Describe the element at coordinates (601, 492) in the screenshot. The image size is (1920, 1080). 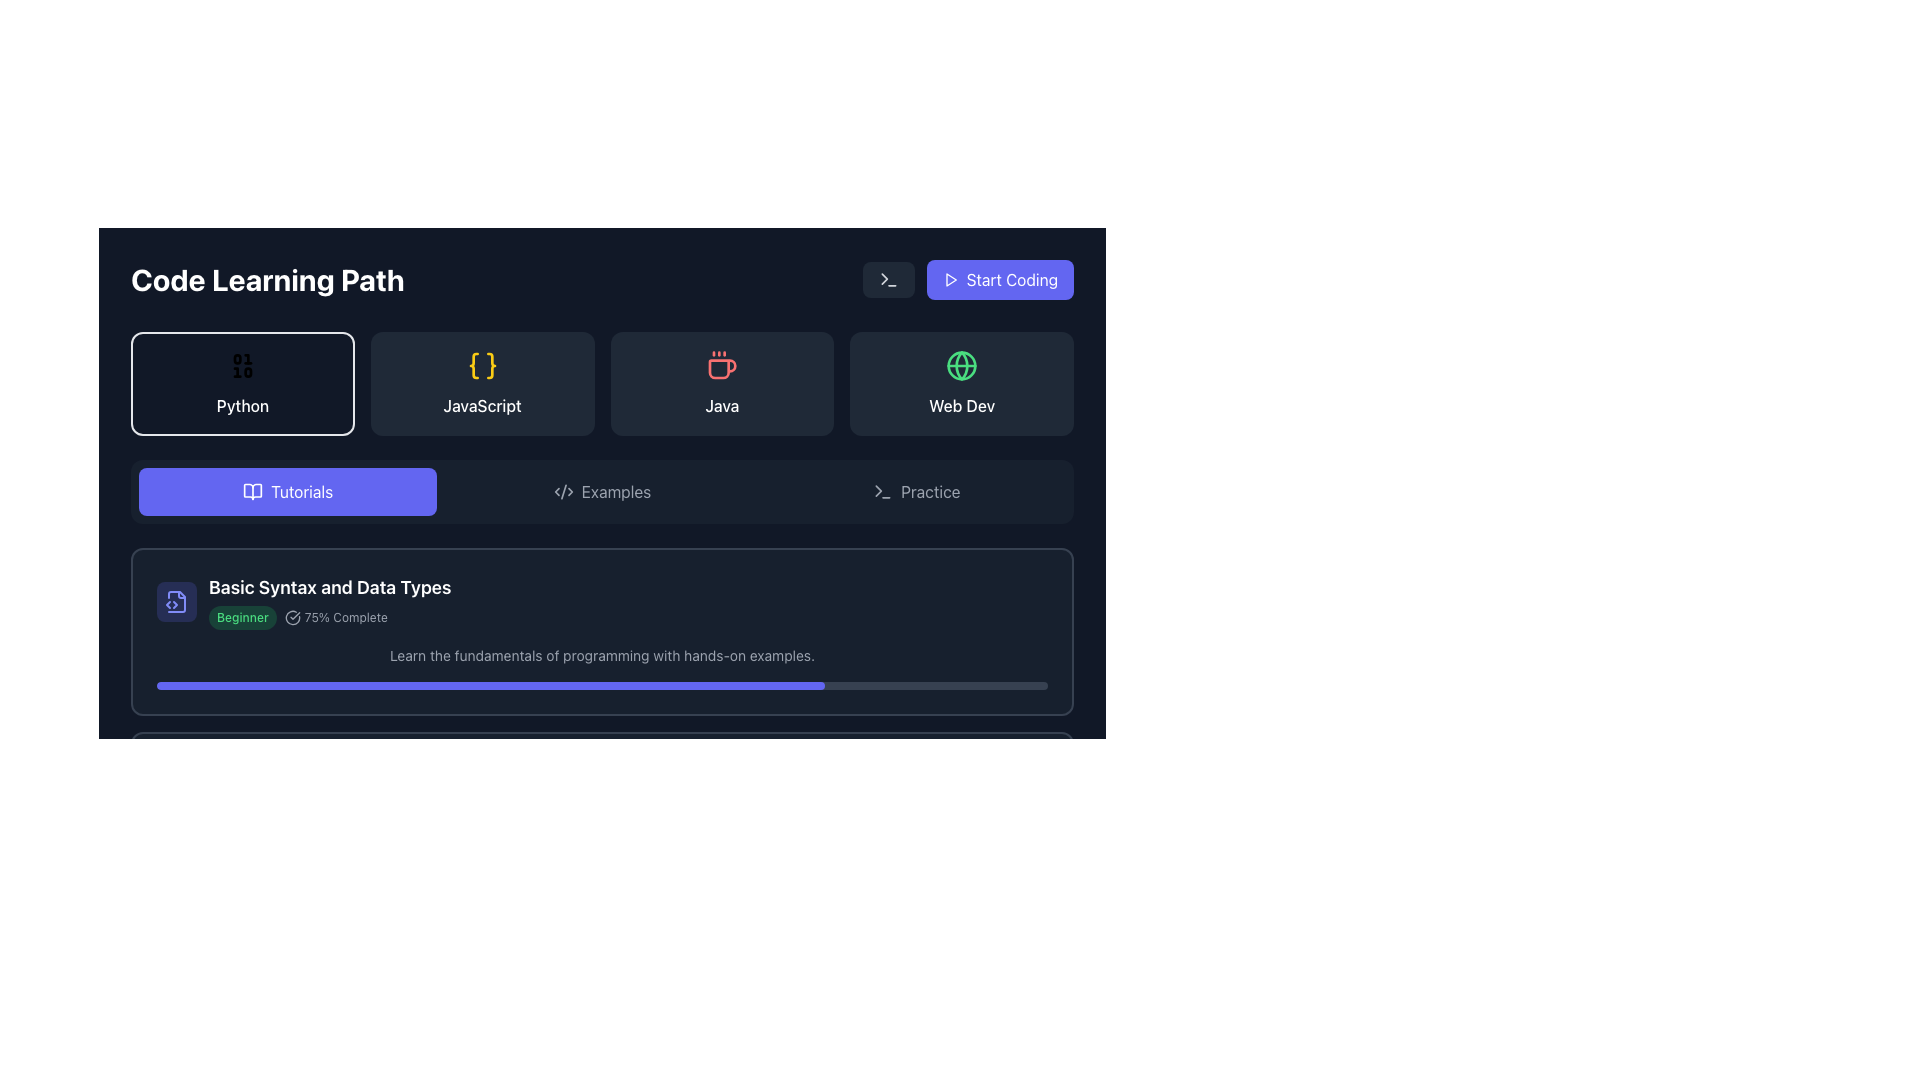
I see `the 'Examples' button, which is a rectangular button with a dark color theme and an icon of angled brackets '<>' to its left` at that location.